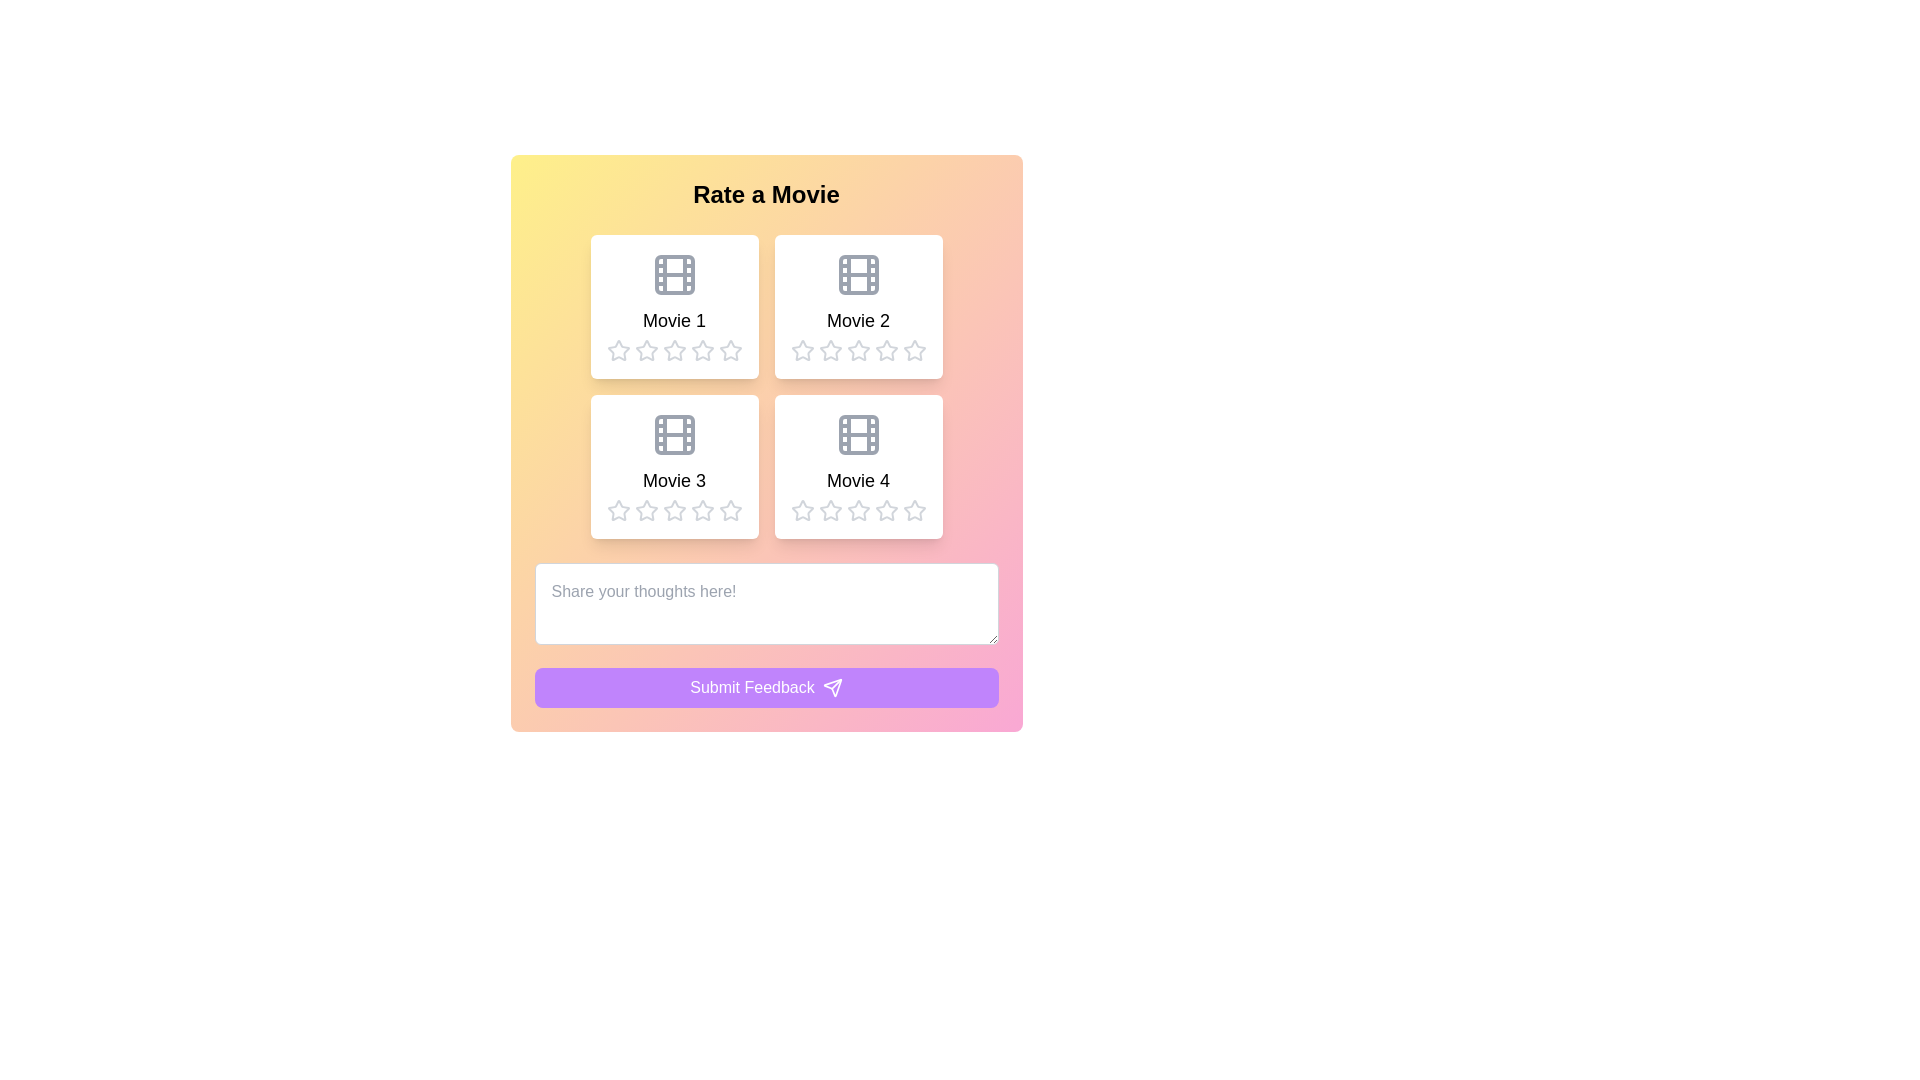 The width and height of the screenshot is (1920, 1080). I want to click on the first star-shaped rating icon under the 'Movie 2' title, which has a gray border and is filled with white, indicating the leftmost star in the group of five, so click(802, 349).